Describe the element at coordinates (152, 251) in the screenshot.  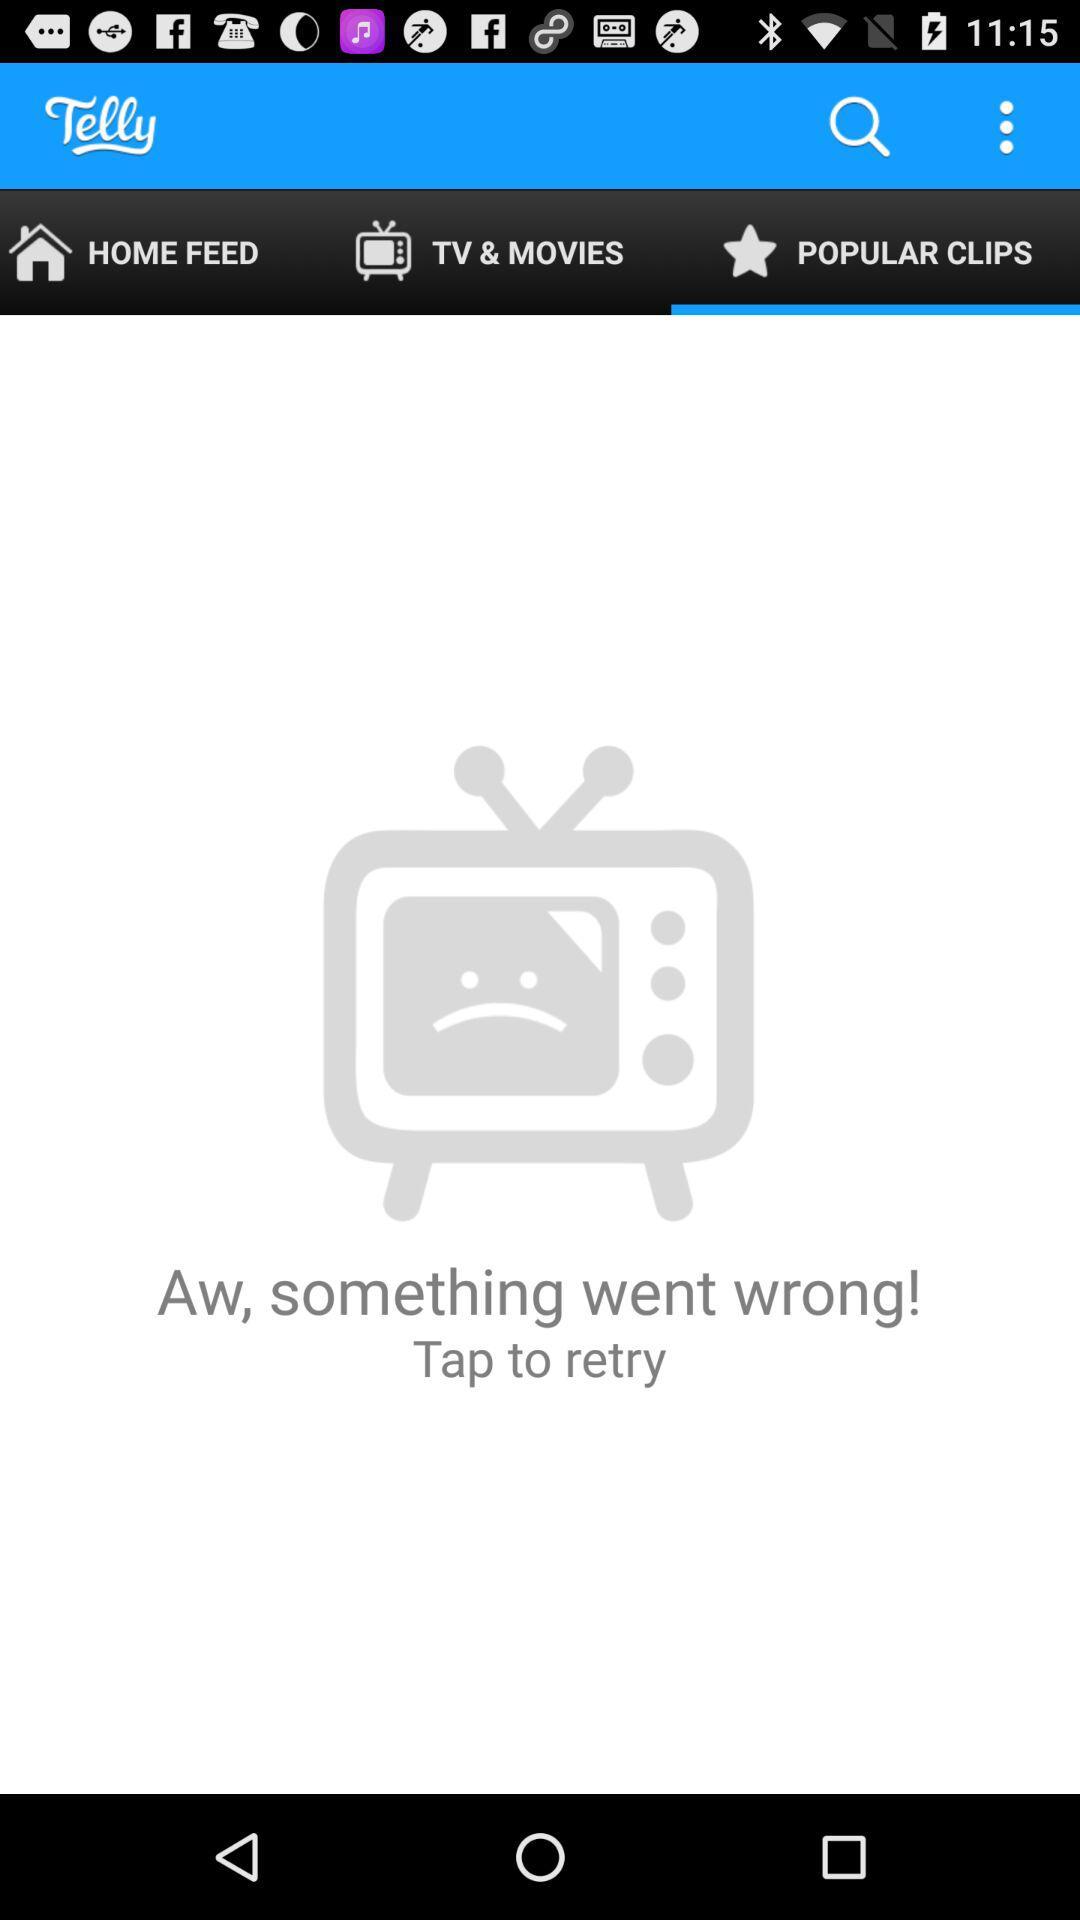
I see `the icon above the aw something went app` at that location.